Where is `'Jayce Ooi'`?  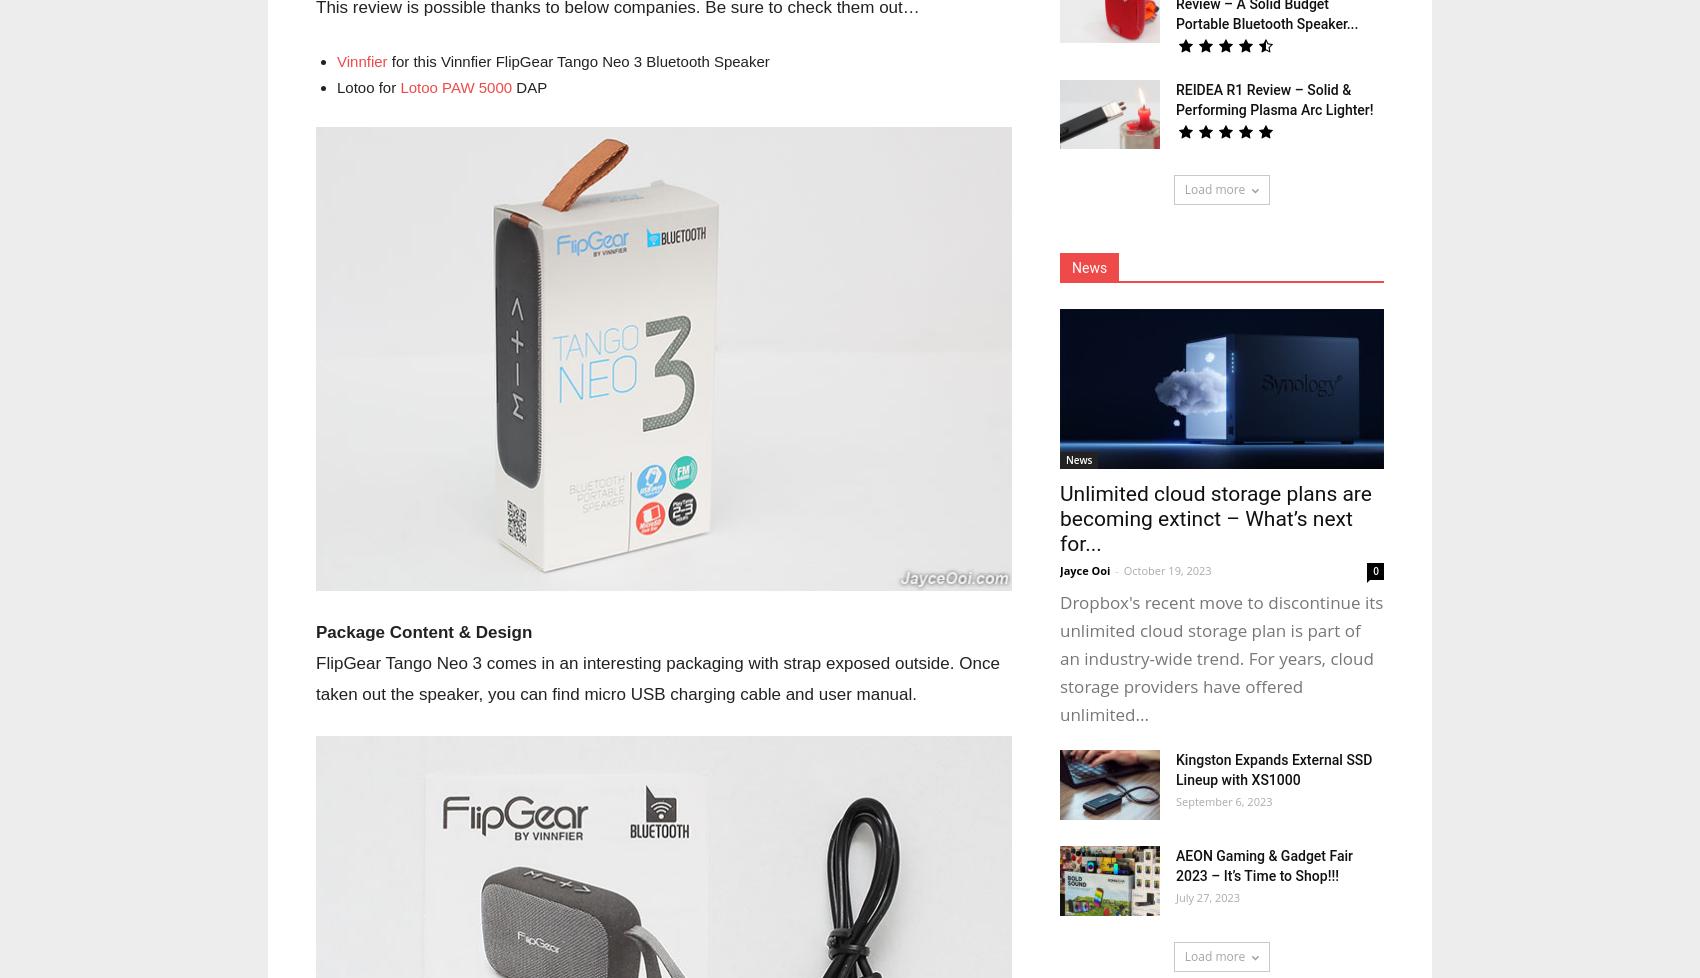
'Jayce Ooi' is located at coordinates (1084, 570).